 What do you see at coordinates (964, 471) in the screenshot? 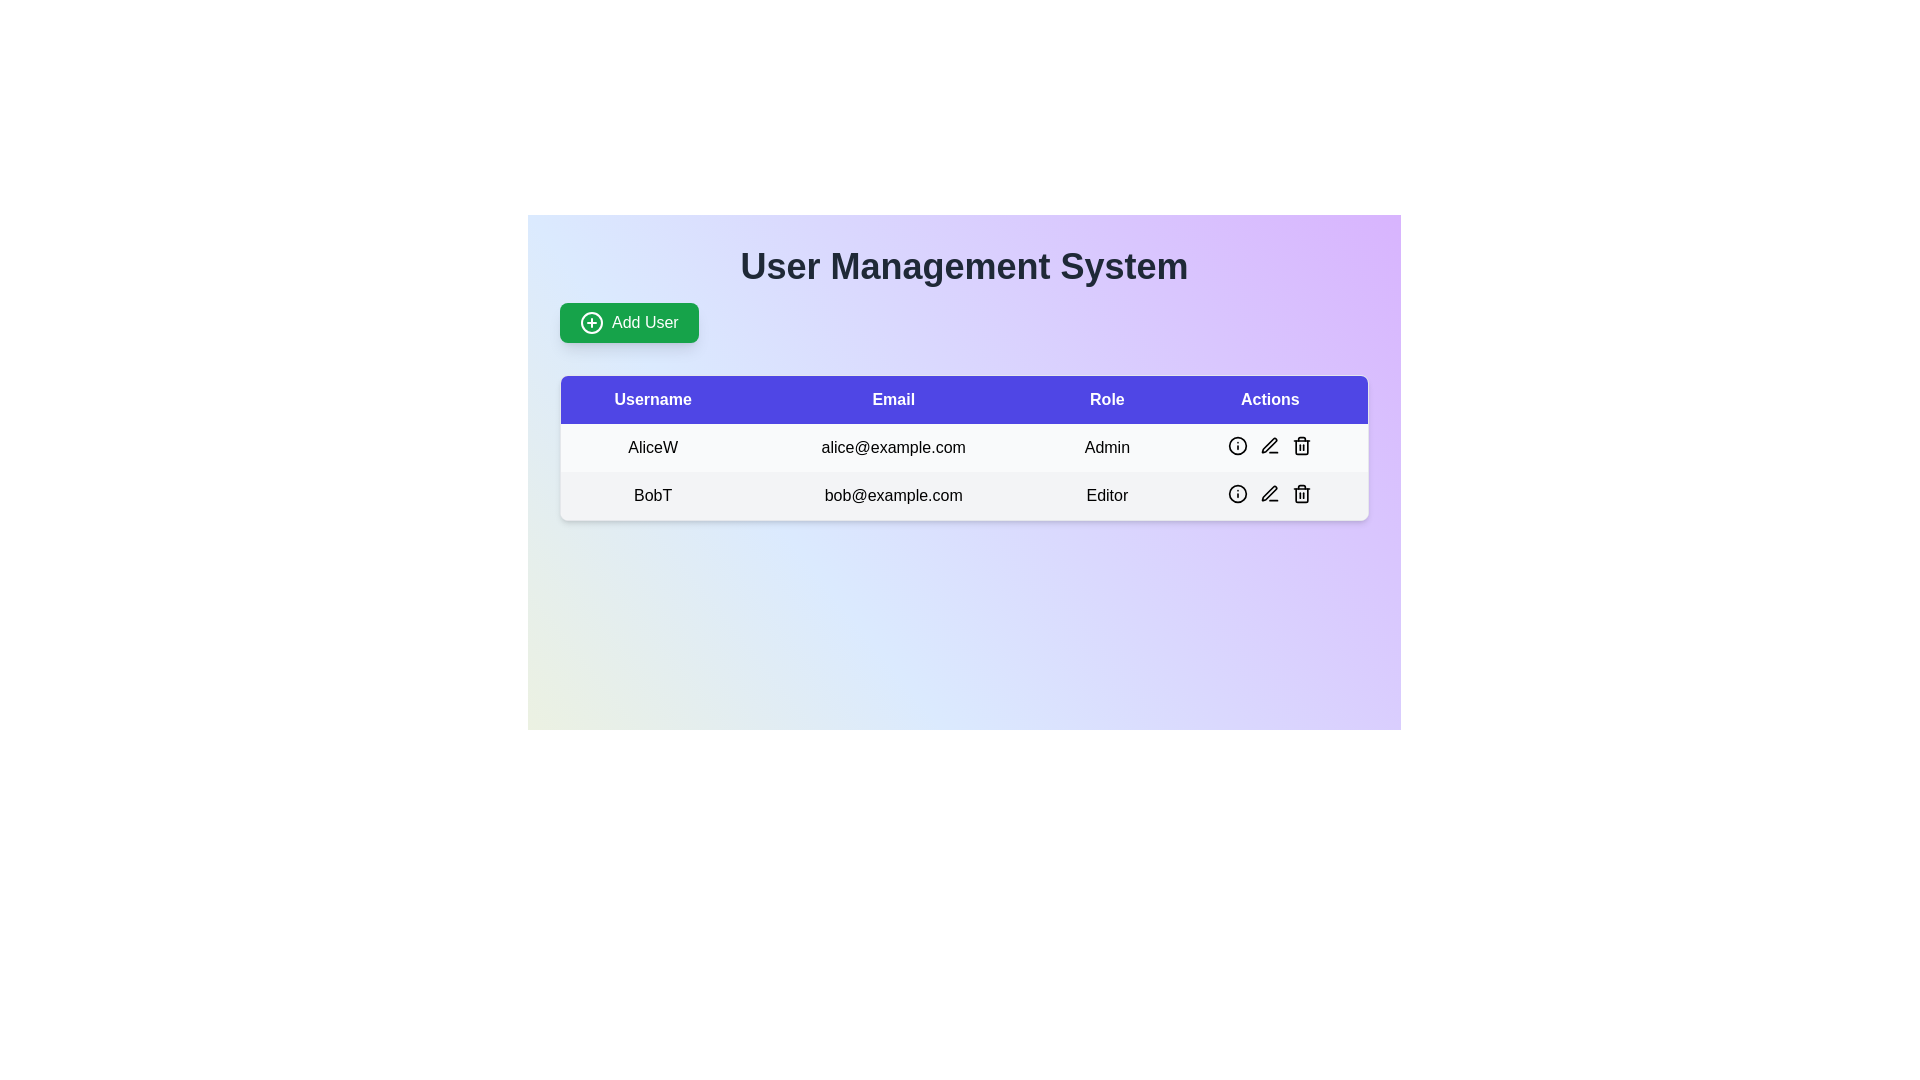
I see `the email field in the first row of user information in the 'User Management System' interface` at bounding box center [964, 471].